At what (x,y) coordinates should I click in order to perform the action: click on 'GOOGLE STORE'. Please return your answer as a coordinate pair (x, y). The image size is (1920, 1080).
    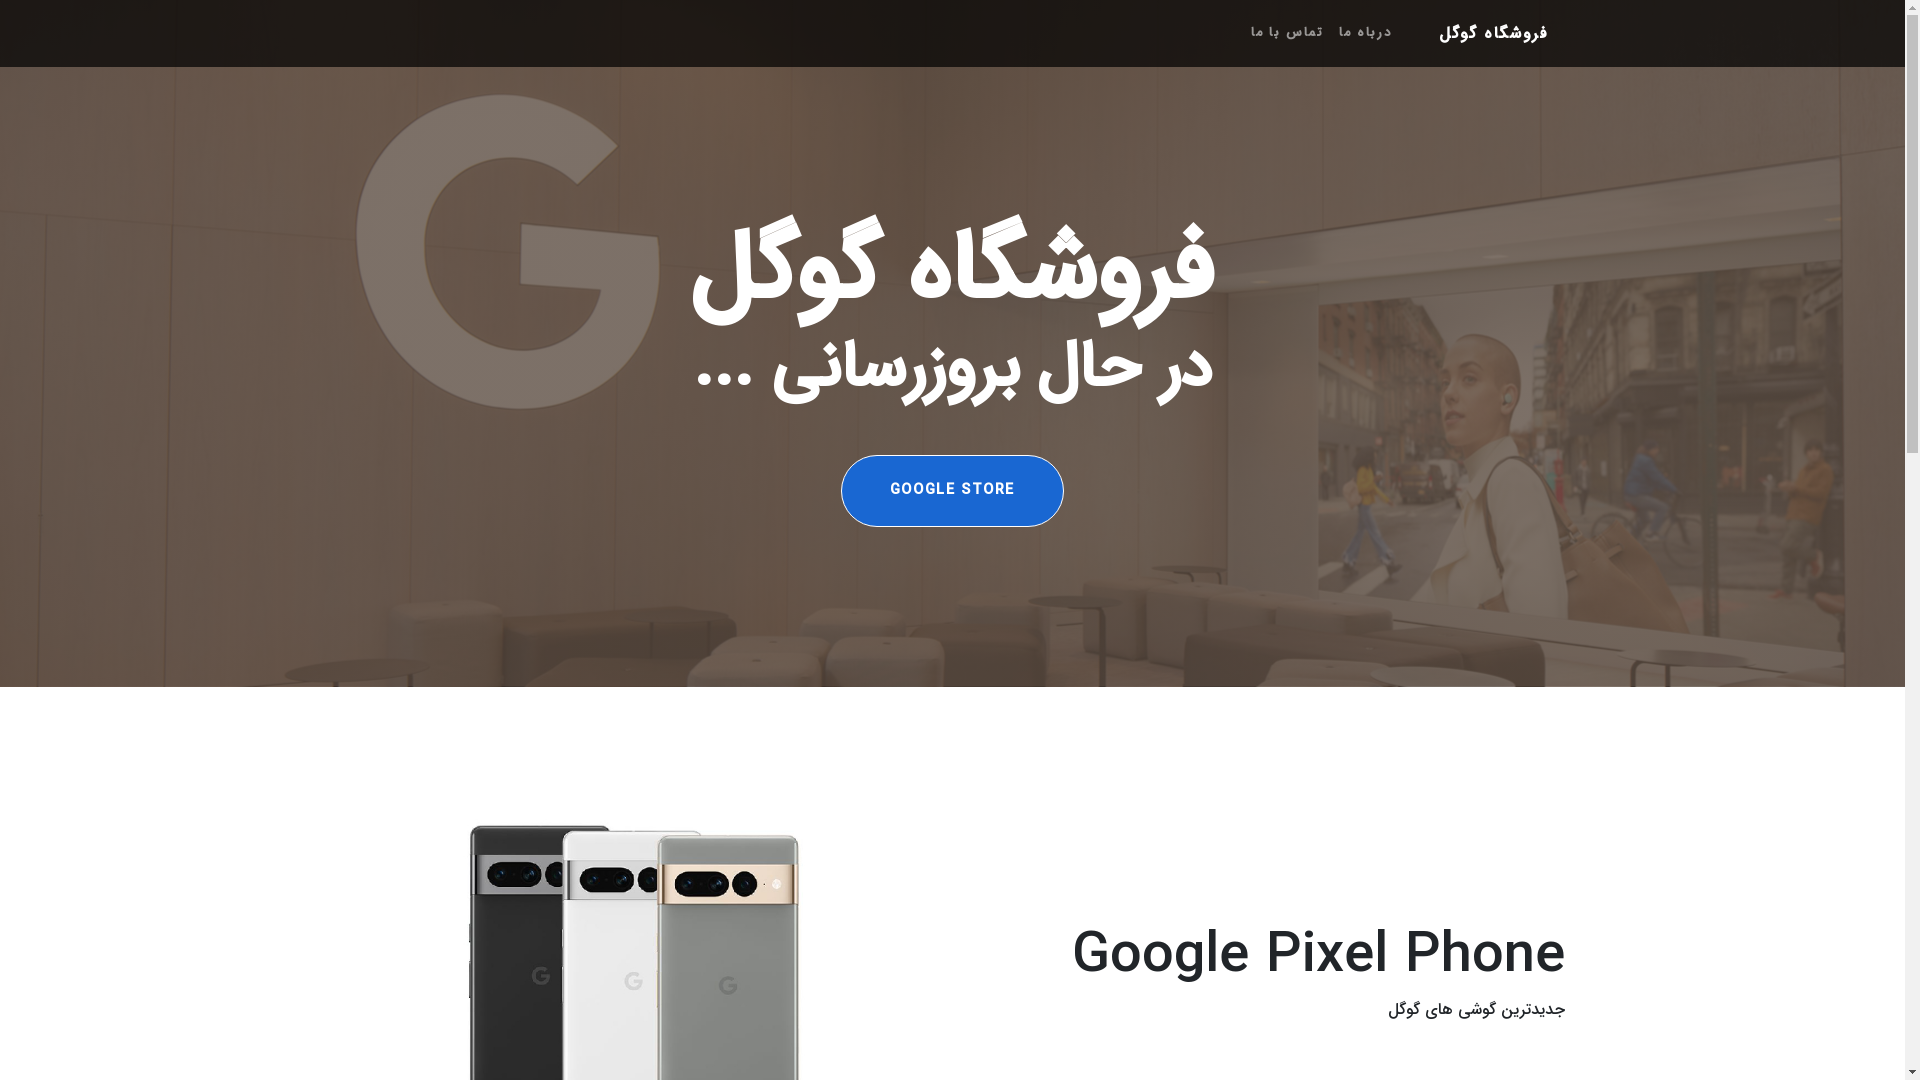
    Looking at the image, I should click on (951, 490).